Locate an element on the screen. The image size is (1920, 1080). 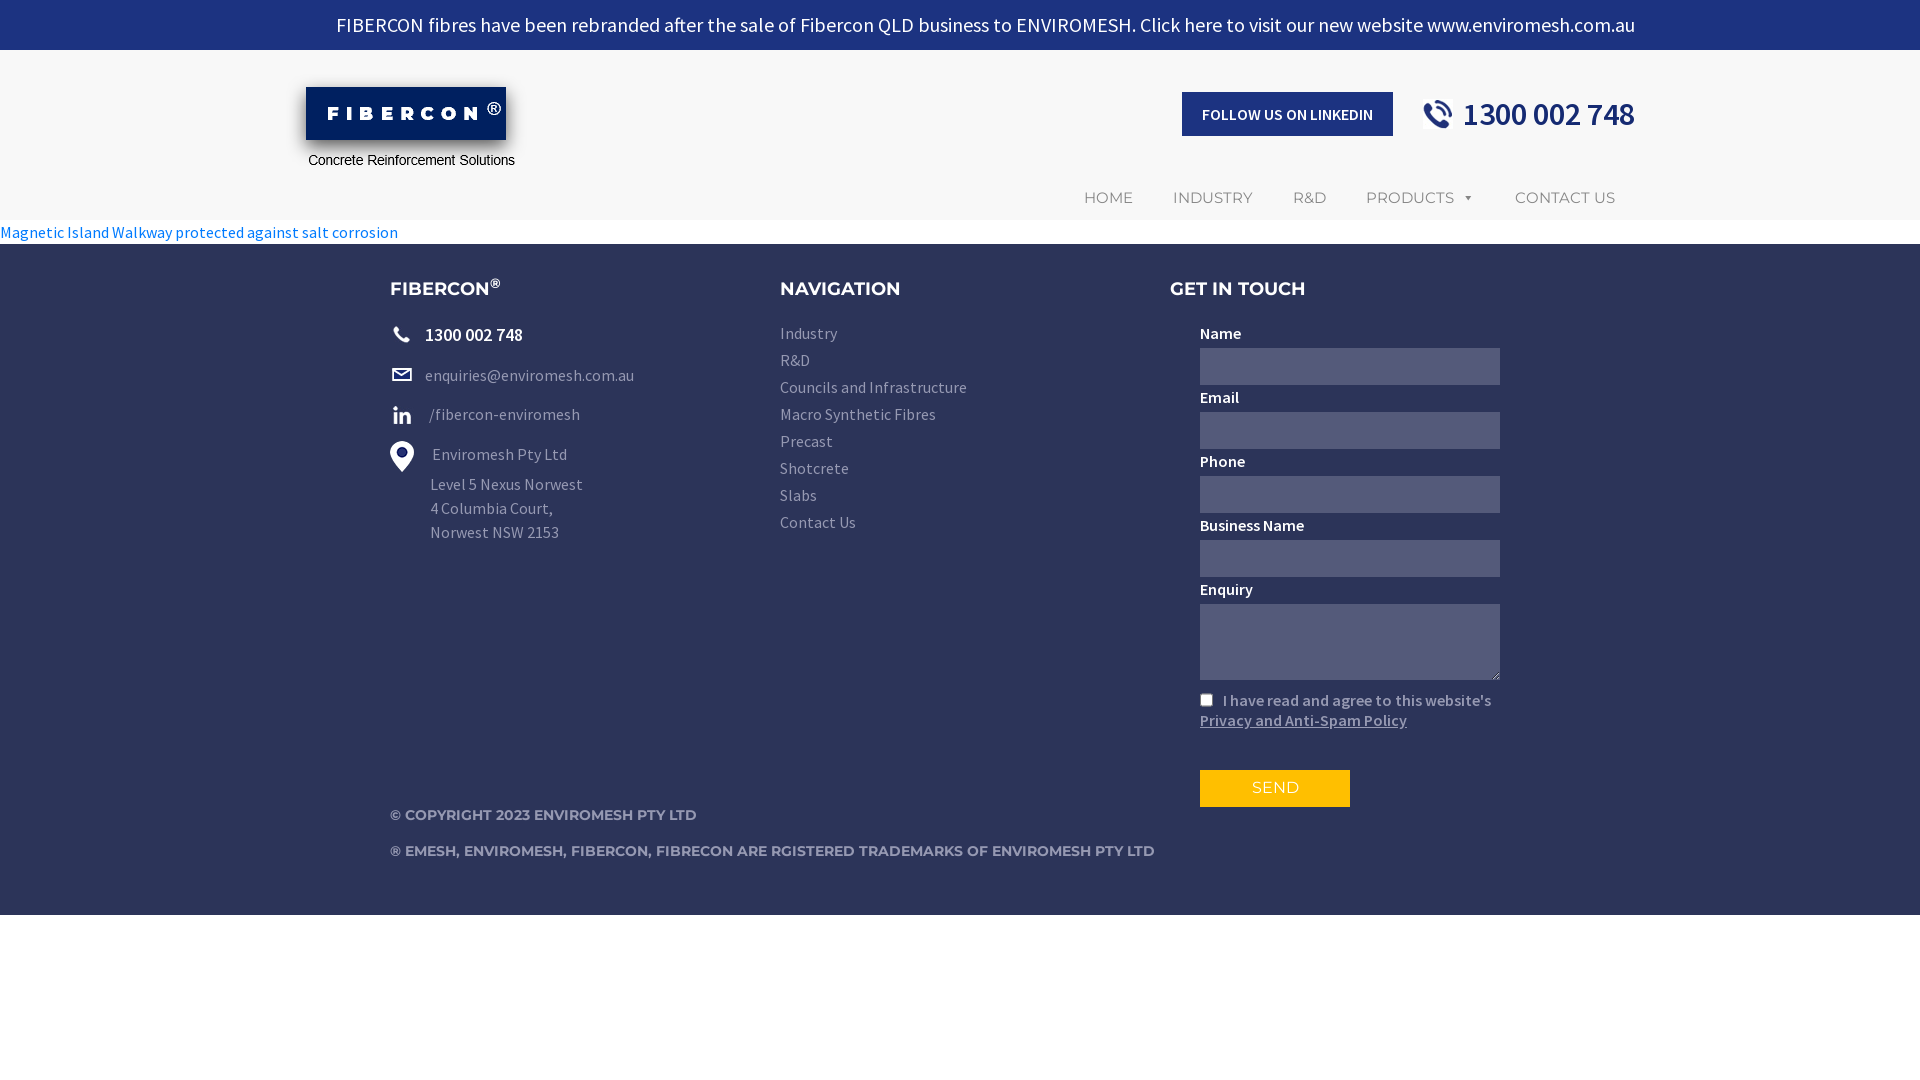
'FOLLOW US ON LINKEDIN' is located at coordinates (1287, 114).